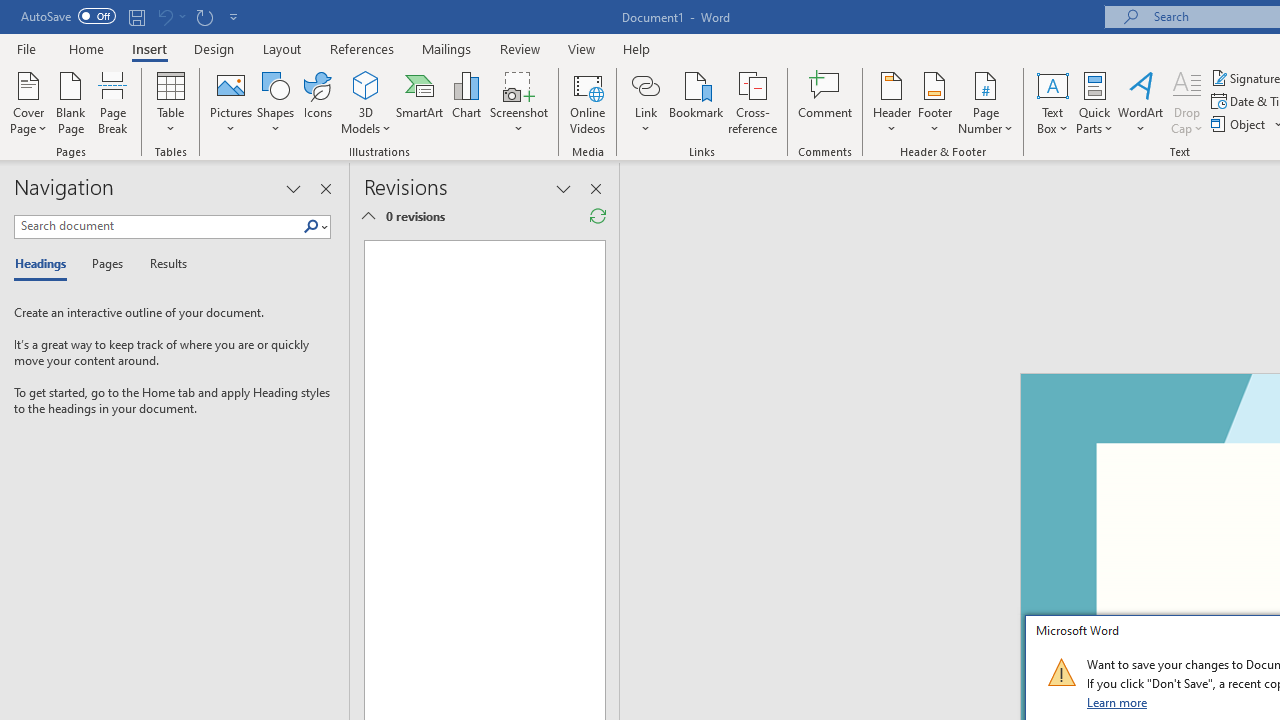 The image size is (1280, 720). I want to click on 'Pages', so click(104, 264).